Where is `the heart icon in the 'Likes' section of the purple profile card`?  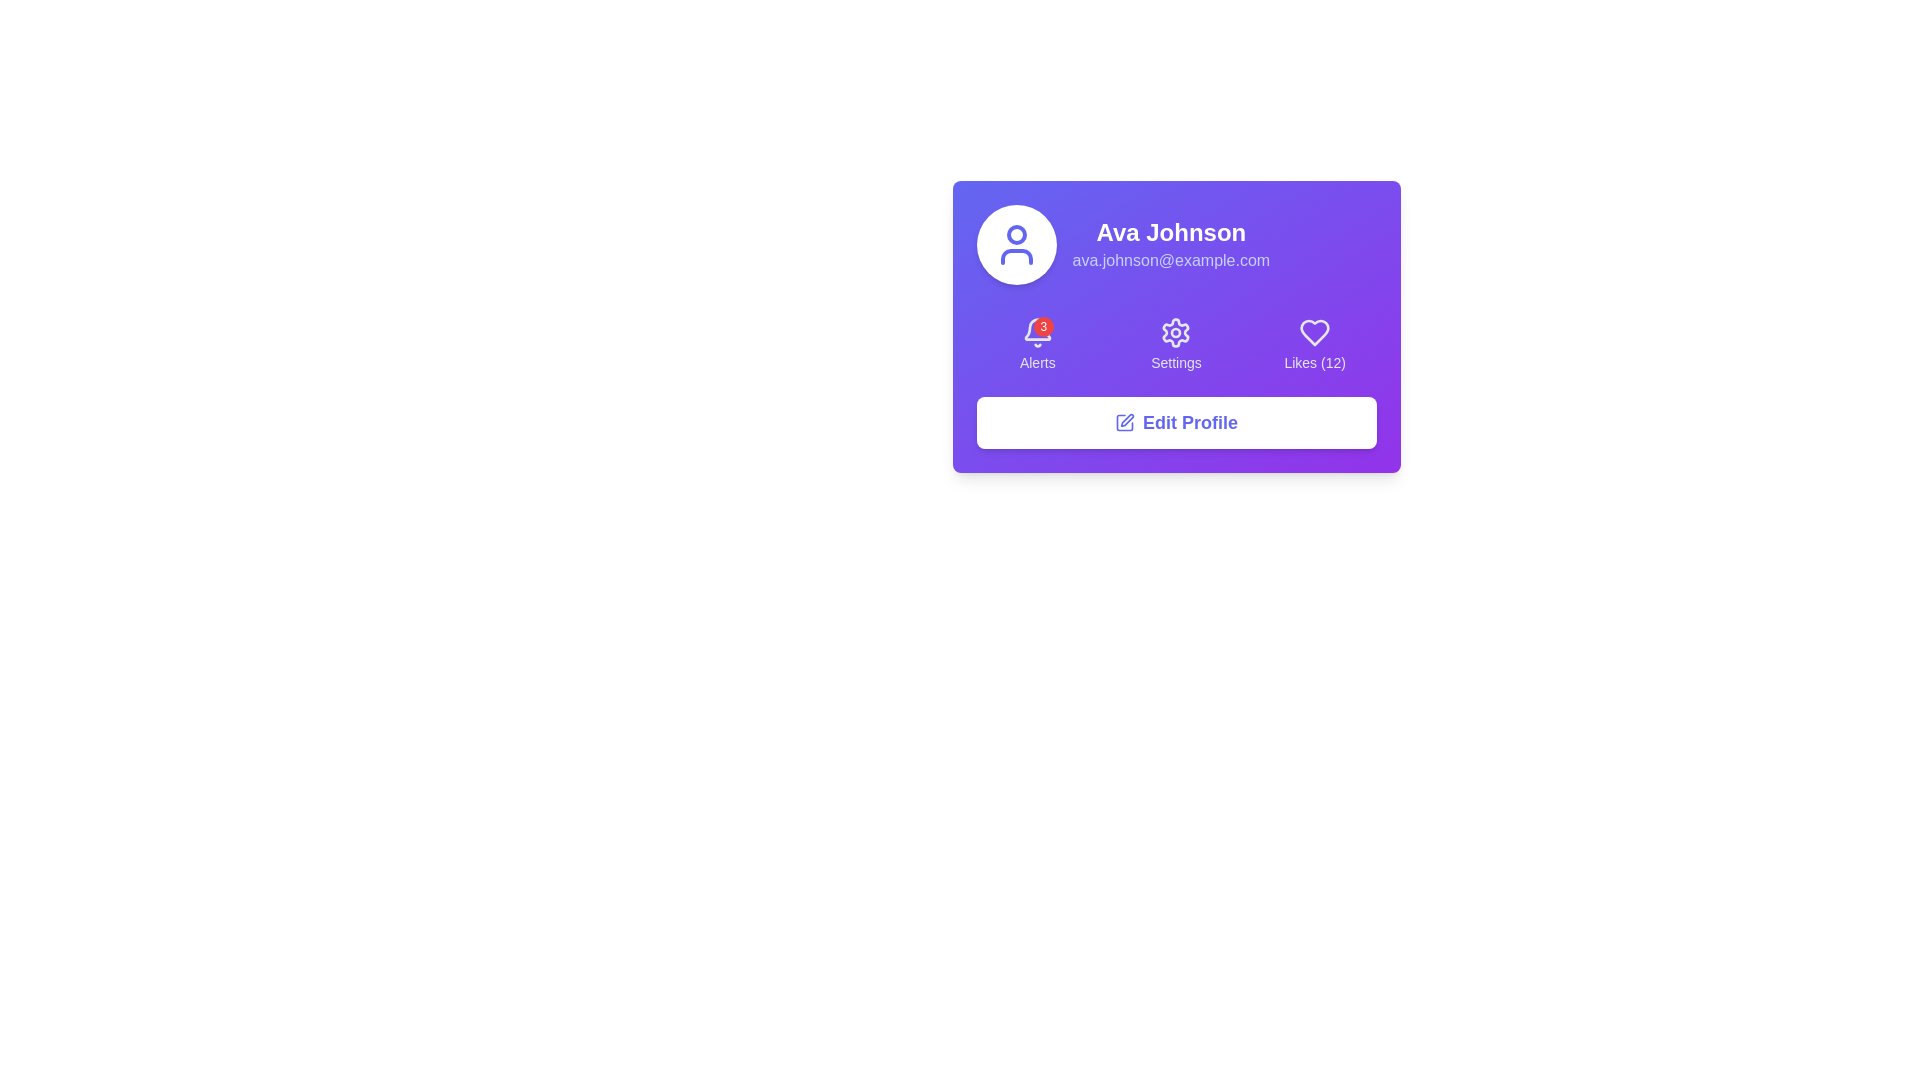
the heart icon in the 'Likes' section of the purple profile card is located at coordinates (1315, 331).